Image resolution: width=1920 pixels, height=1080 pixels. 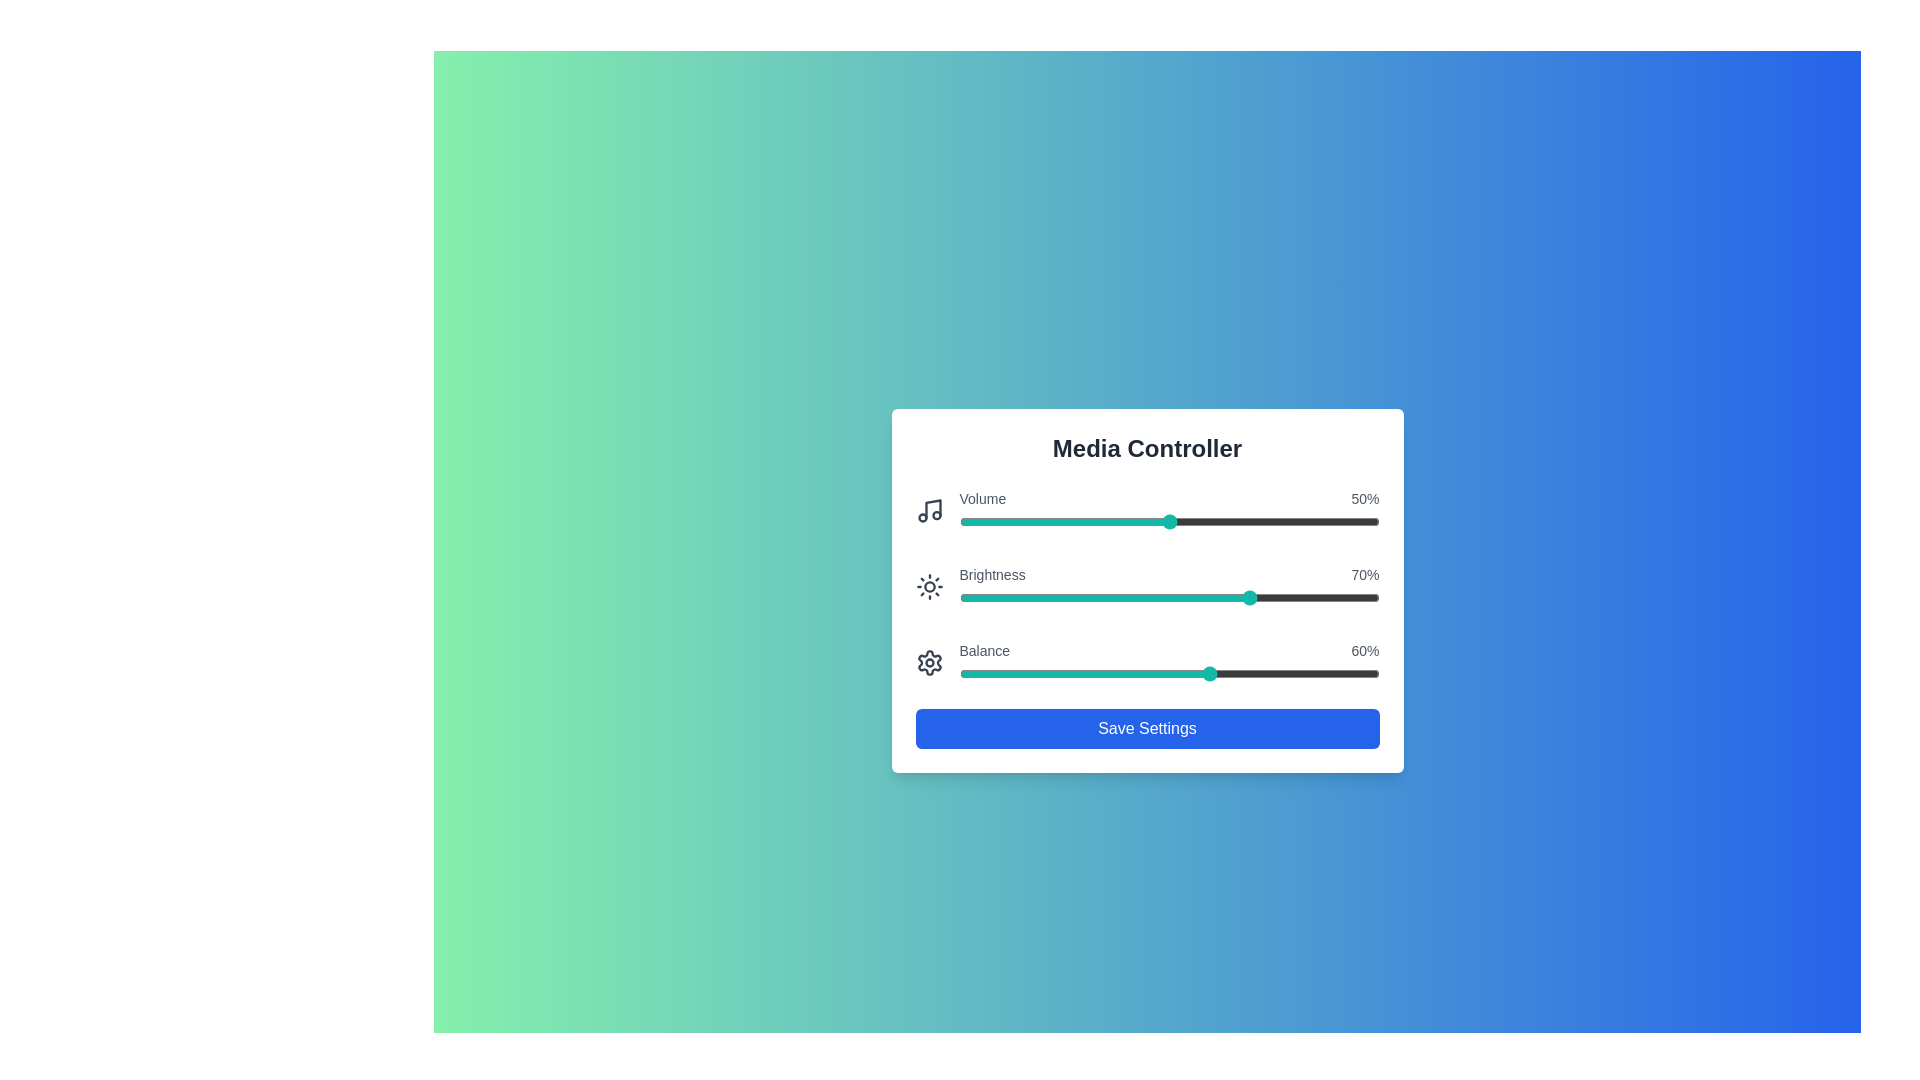 What do you see at coordinates (1156, 520) in the screenshot?
I see `the volume slider to 47% by dragging the slider handle` at bounding box center [1156, 520].